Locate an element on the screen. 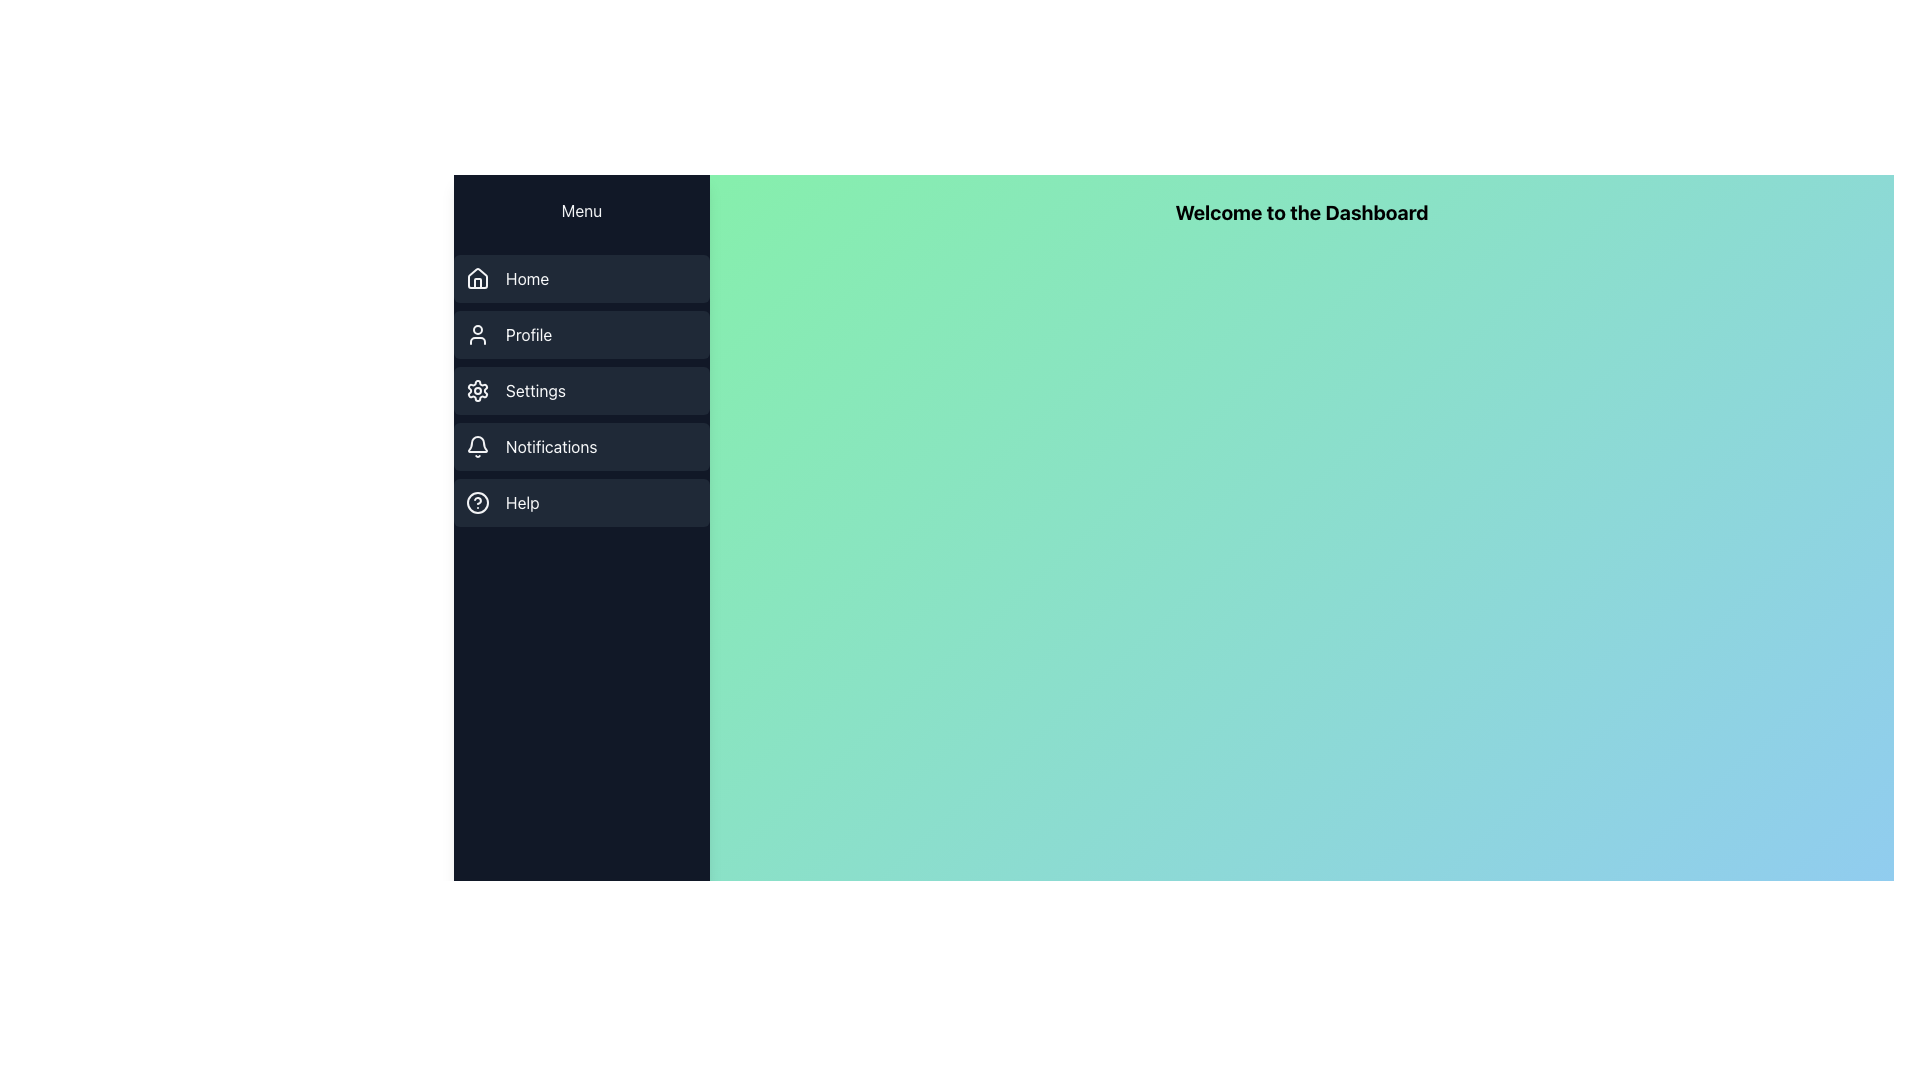  the clickable menu trigger button located at the top of the vertical navigation bar is located at coordinates (580, 211).